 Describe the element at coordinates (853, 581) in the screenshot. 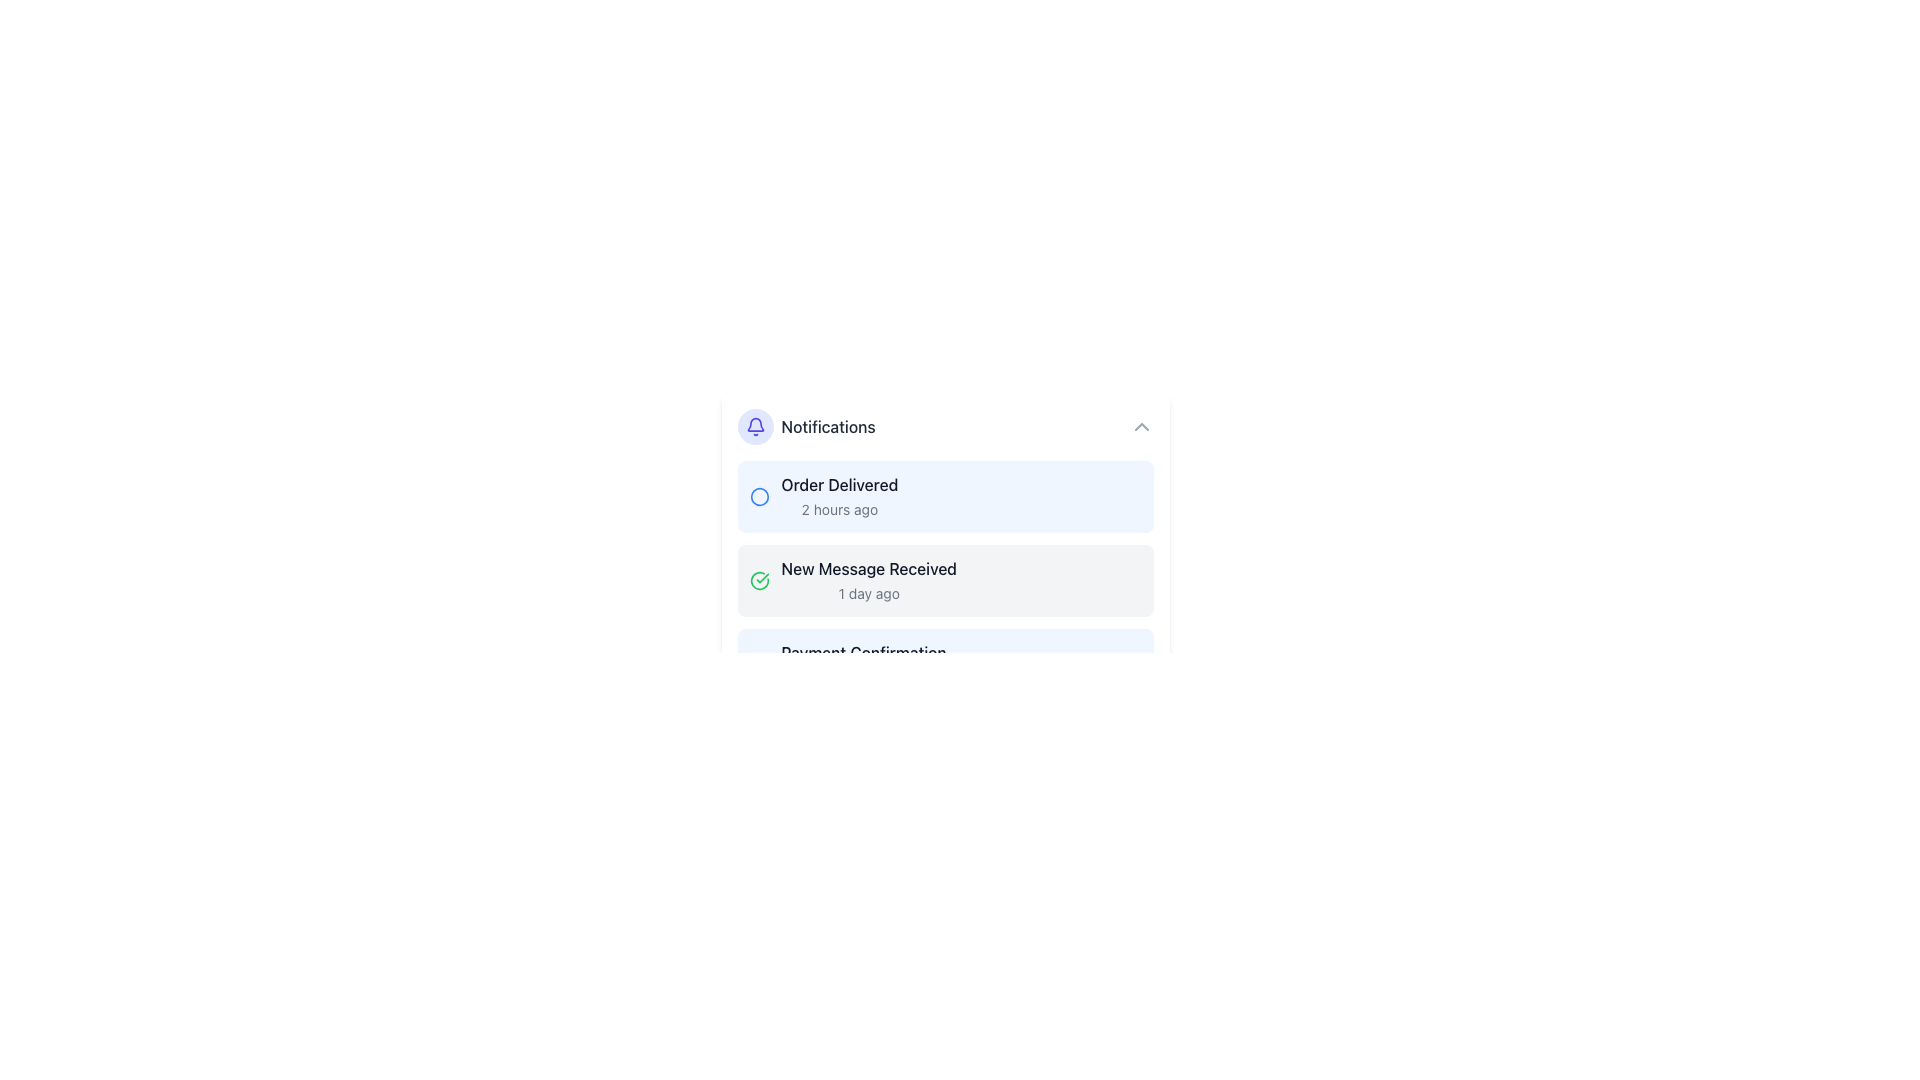

I see `the second notification item in the 'Notifications' list` at that location.